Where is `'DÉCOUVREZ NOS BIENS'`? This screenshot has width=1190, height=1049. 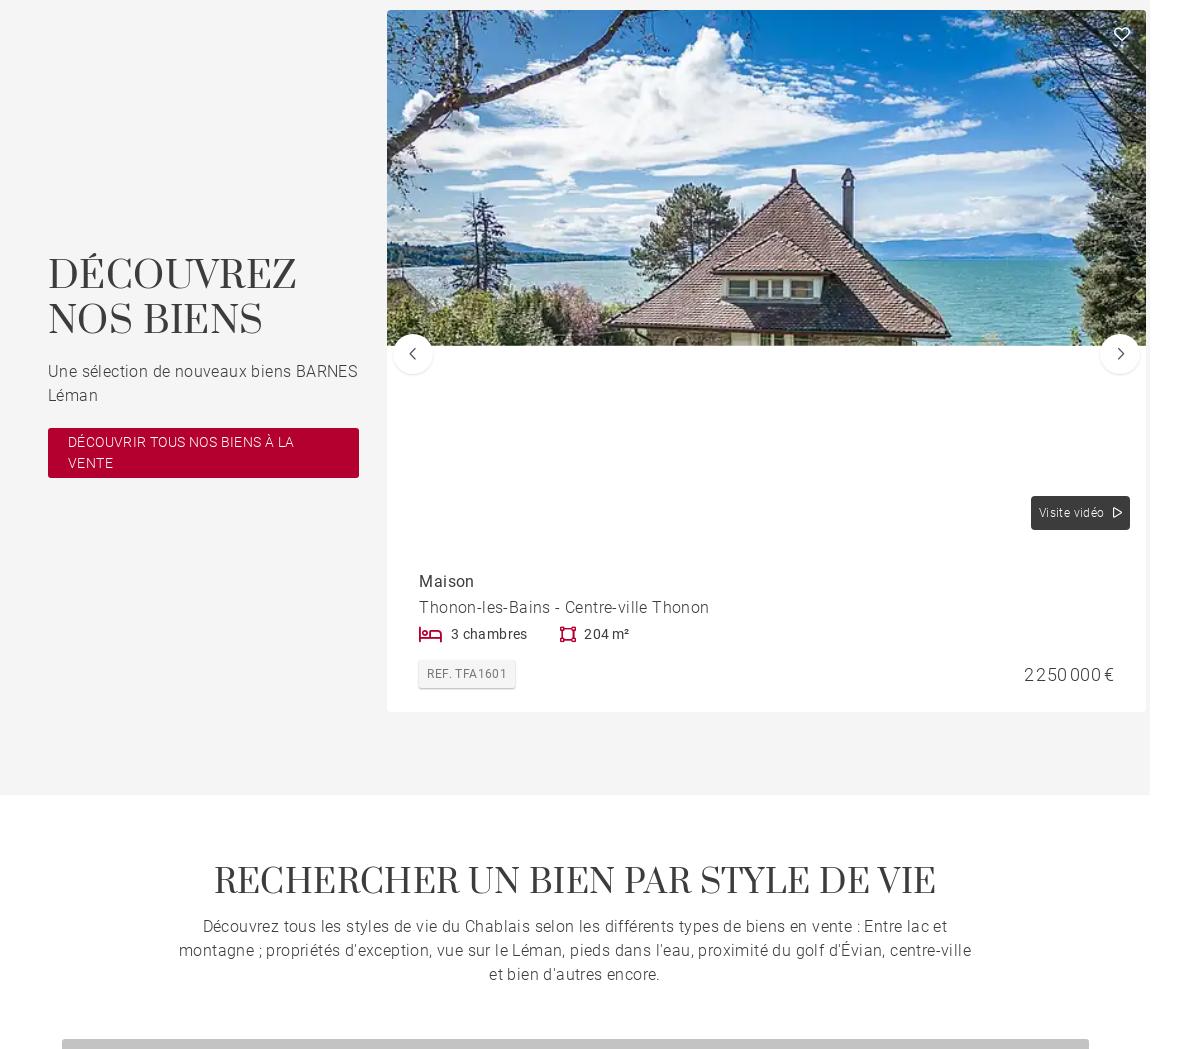 'DÉCOUVREZ NOS BIENS' is located at coordinates (171, 298).